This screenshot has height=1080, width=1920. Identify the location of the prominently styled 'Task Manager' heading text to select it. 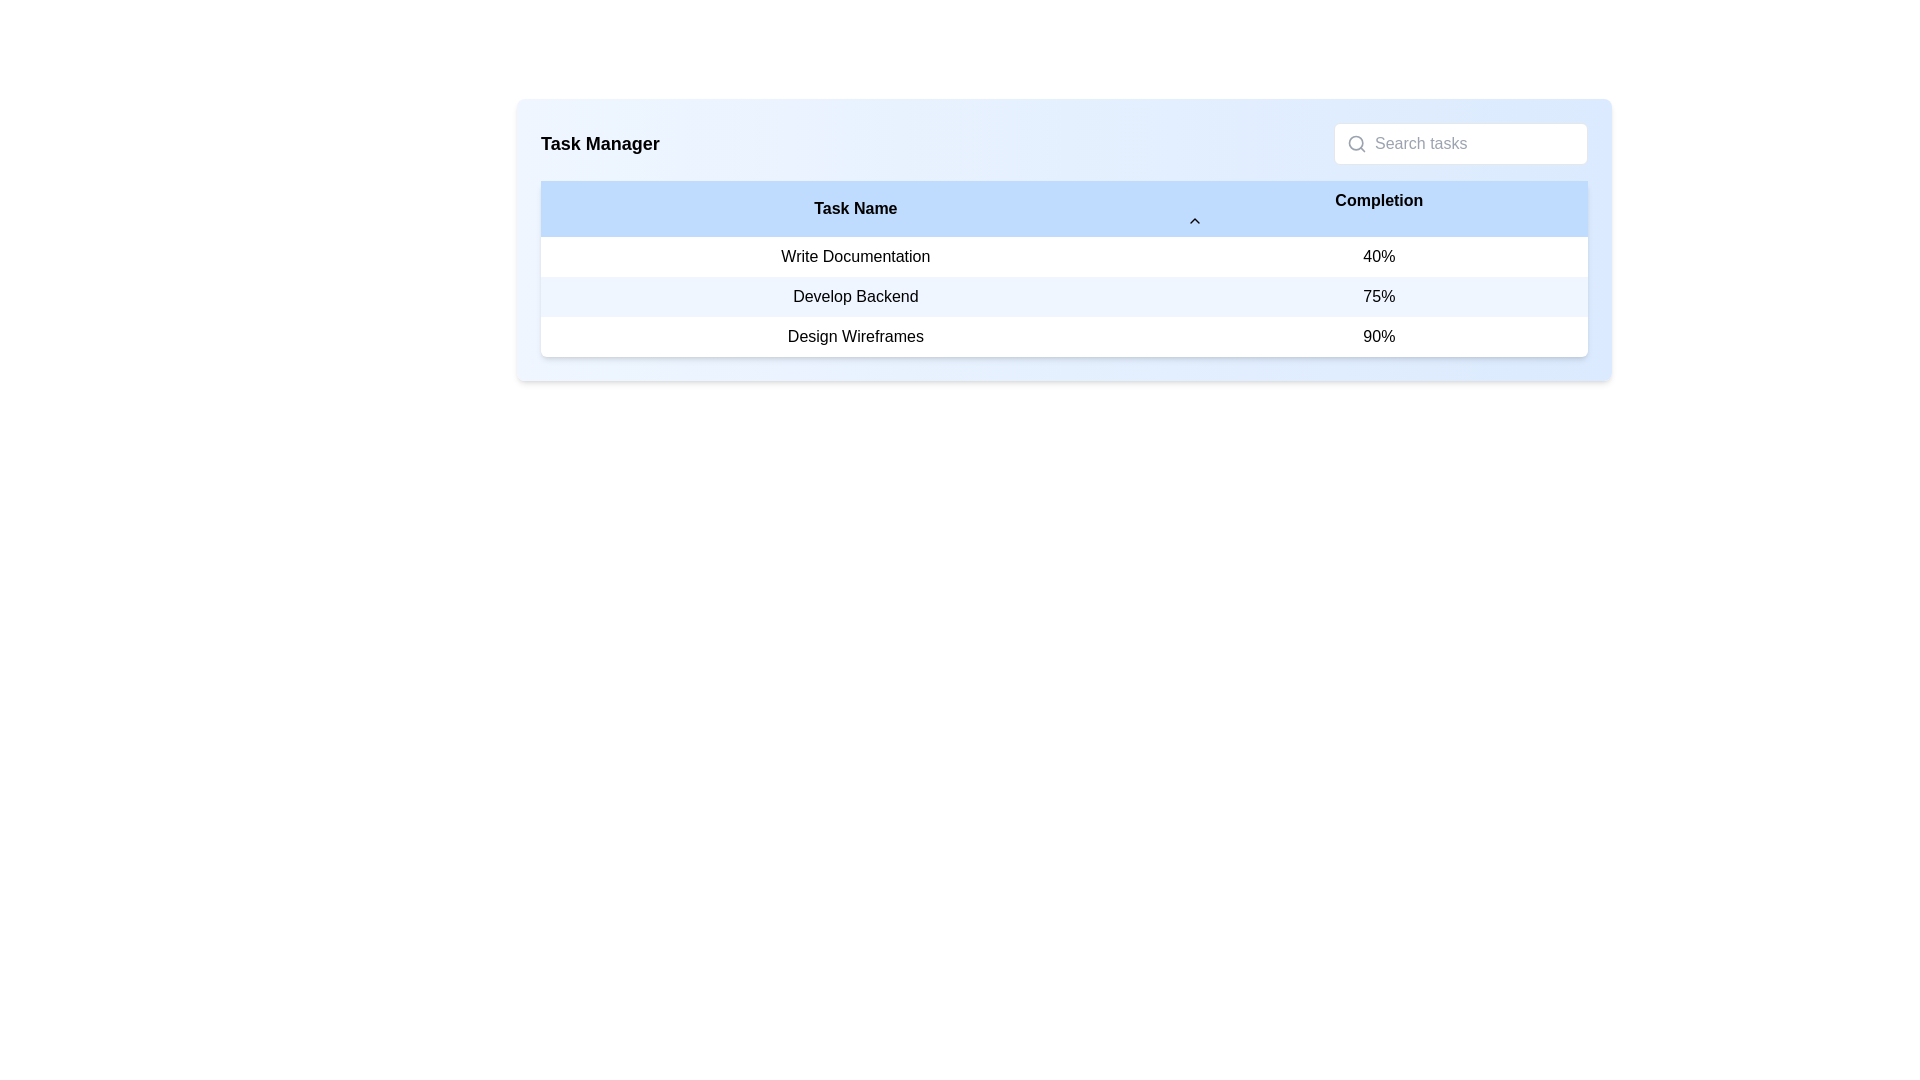
(599, 142).